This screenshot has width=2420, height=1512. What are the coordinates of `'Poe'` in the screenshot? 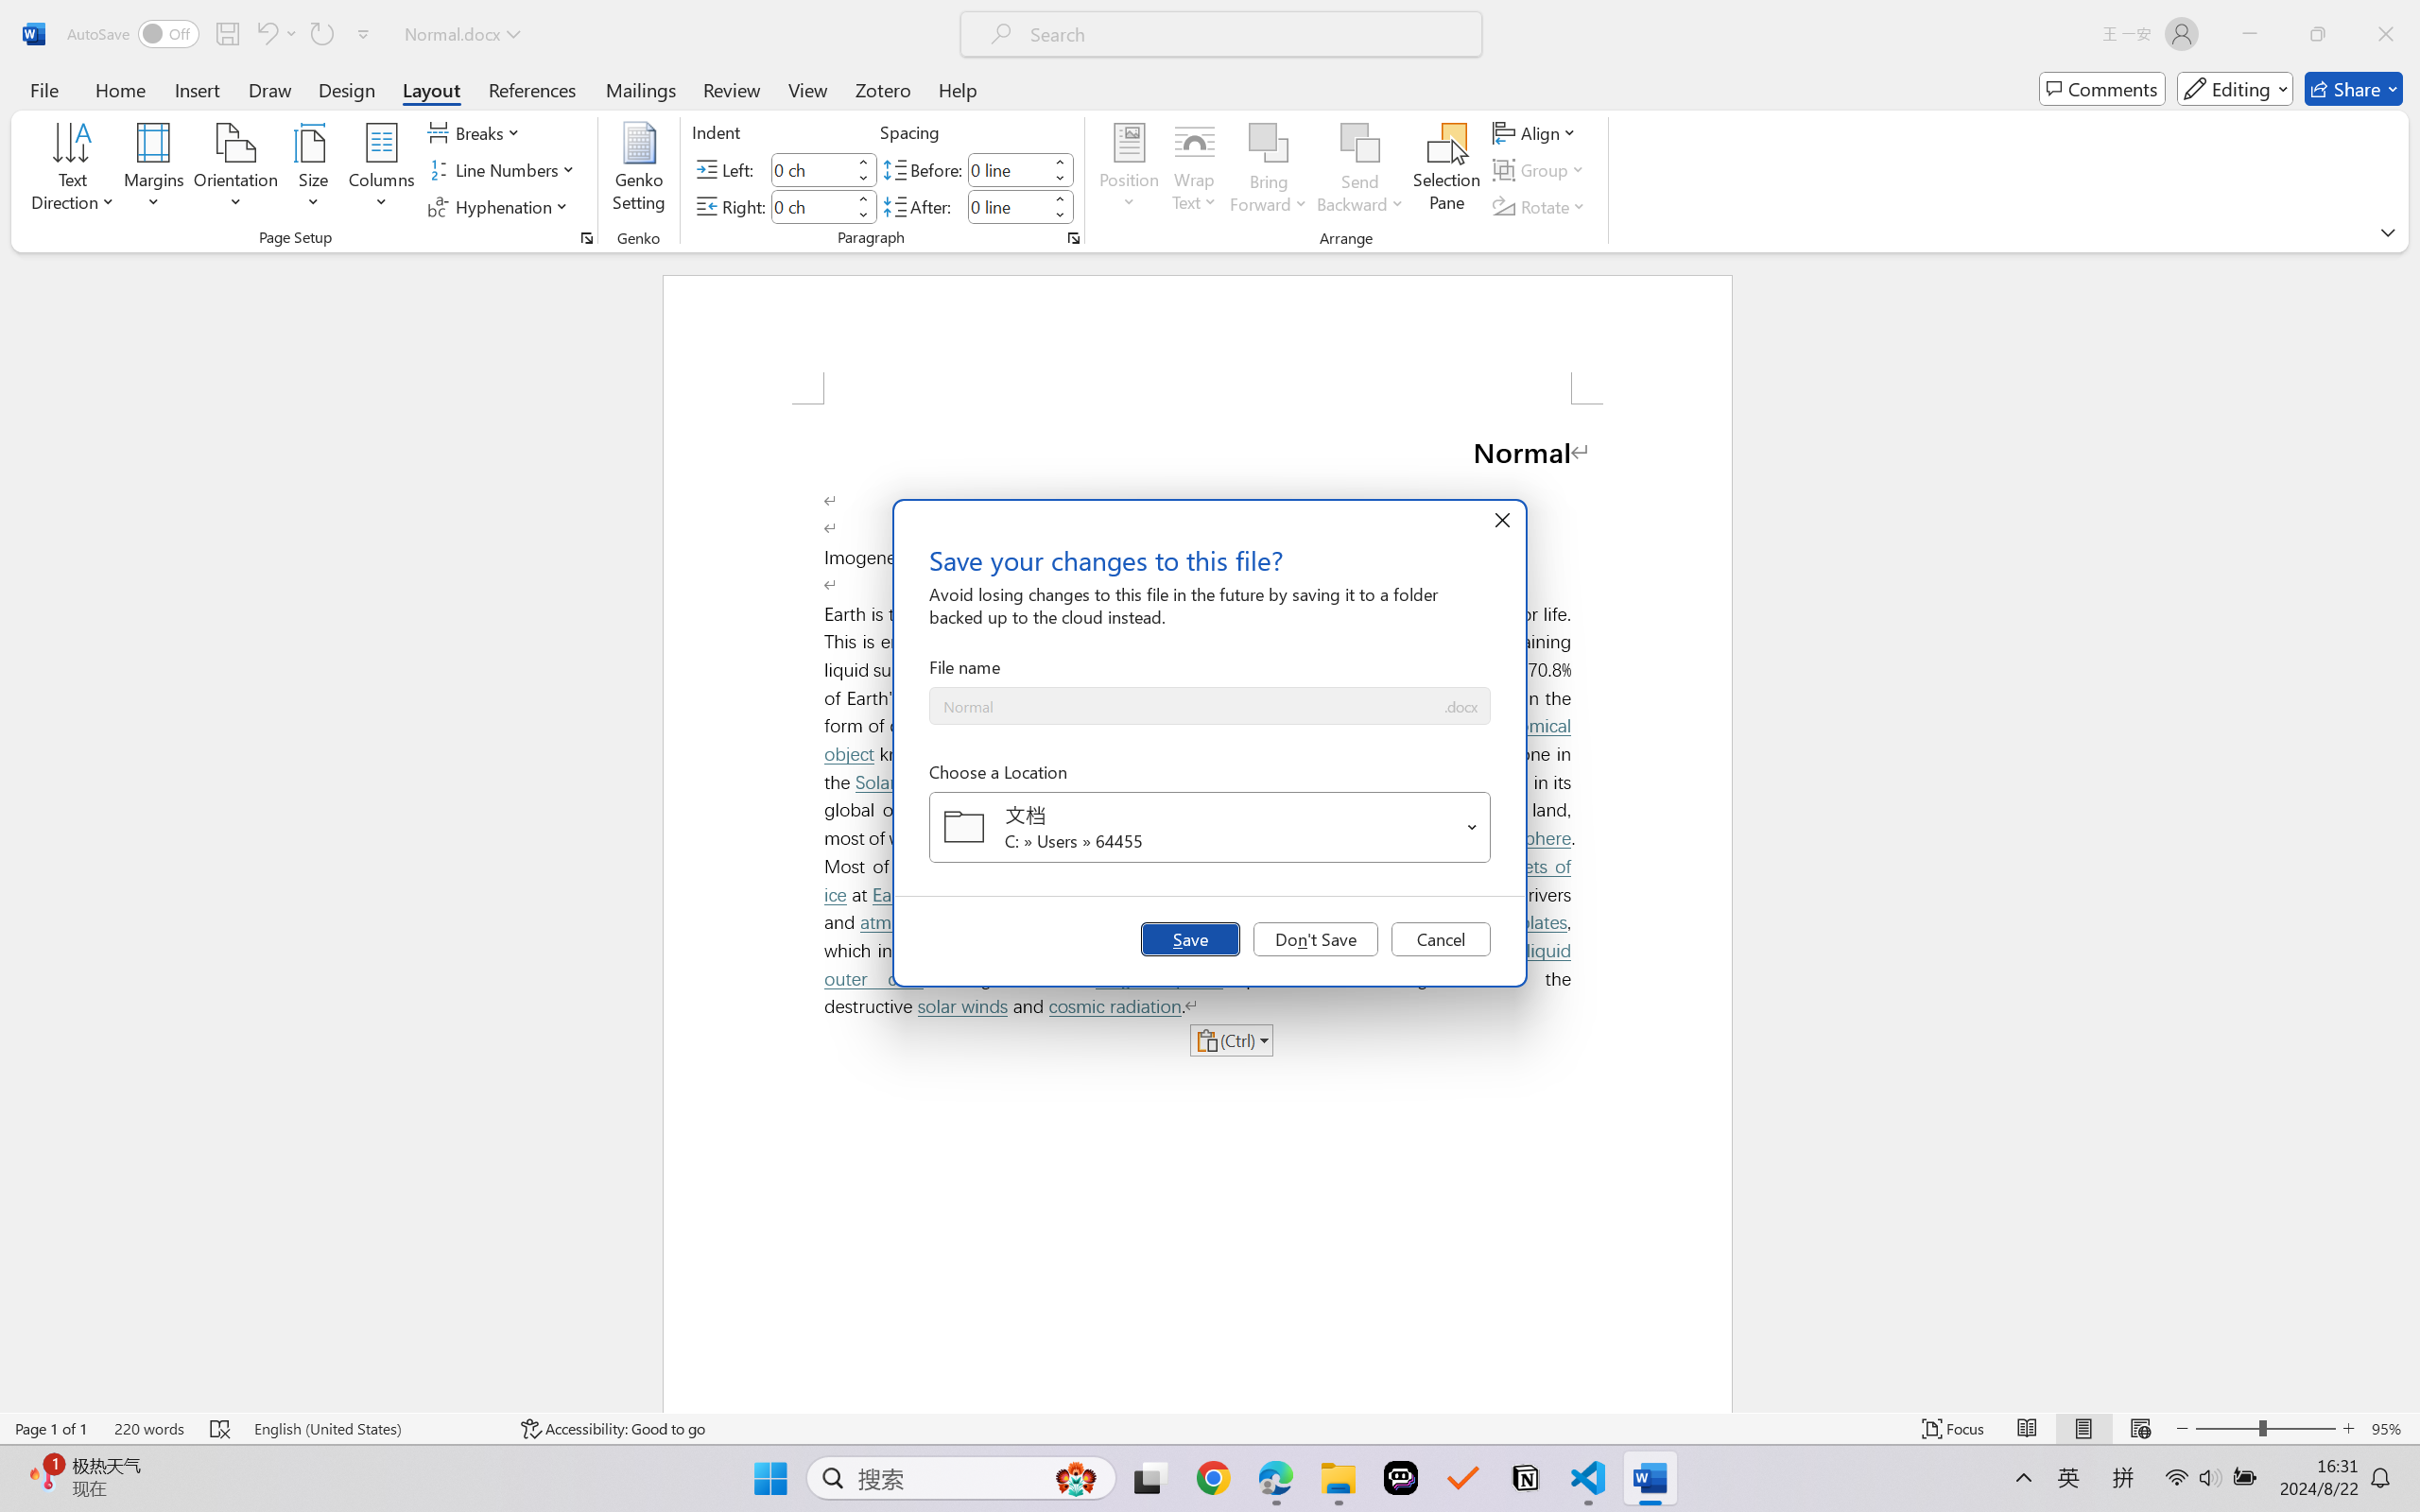 It's located at (1400, 1478).